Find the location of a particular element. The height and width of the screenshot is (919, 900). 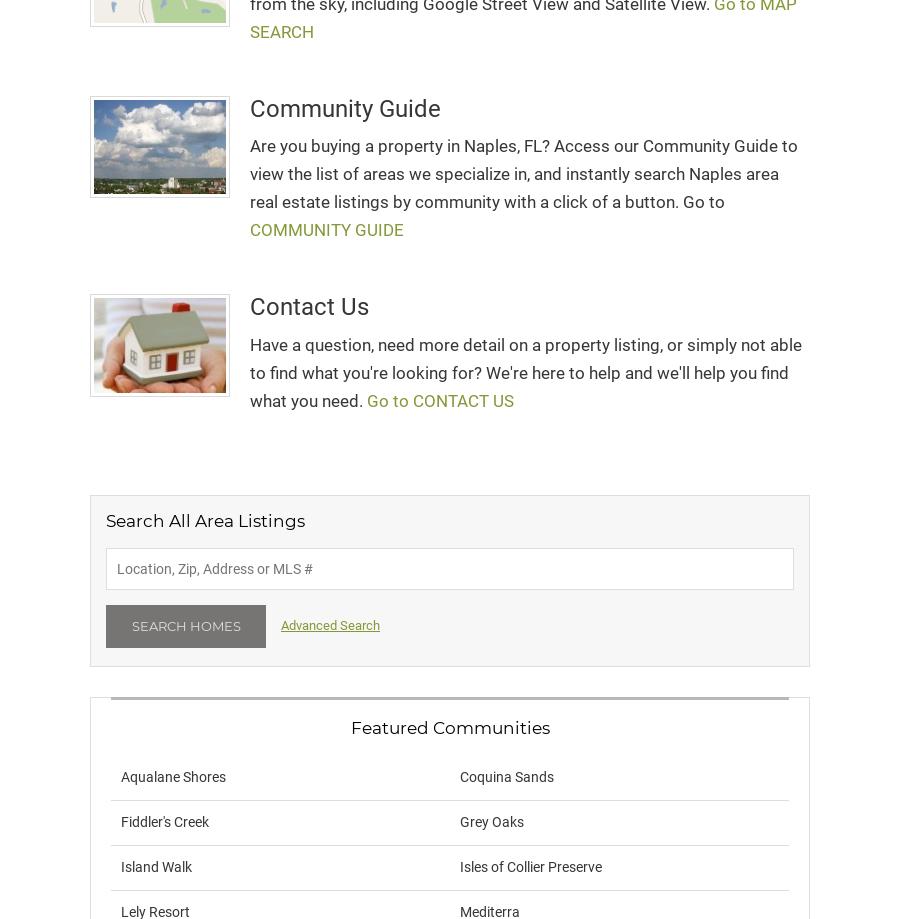

'Grey Oaks' is located at coordinates (491, 822).